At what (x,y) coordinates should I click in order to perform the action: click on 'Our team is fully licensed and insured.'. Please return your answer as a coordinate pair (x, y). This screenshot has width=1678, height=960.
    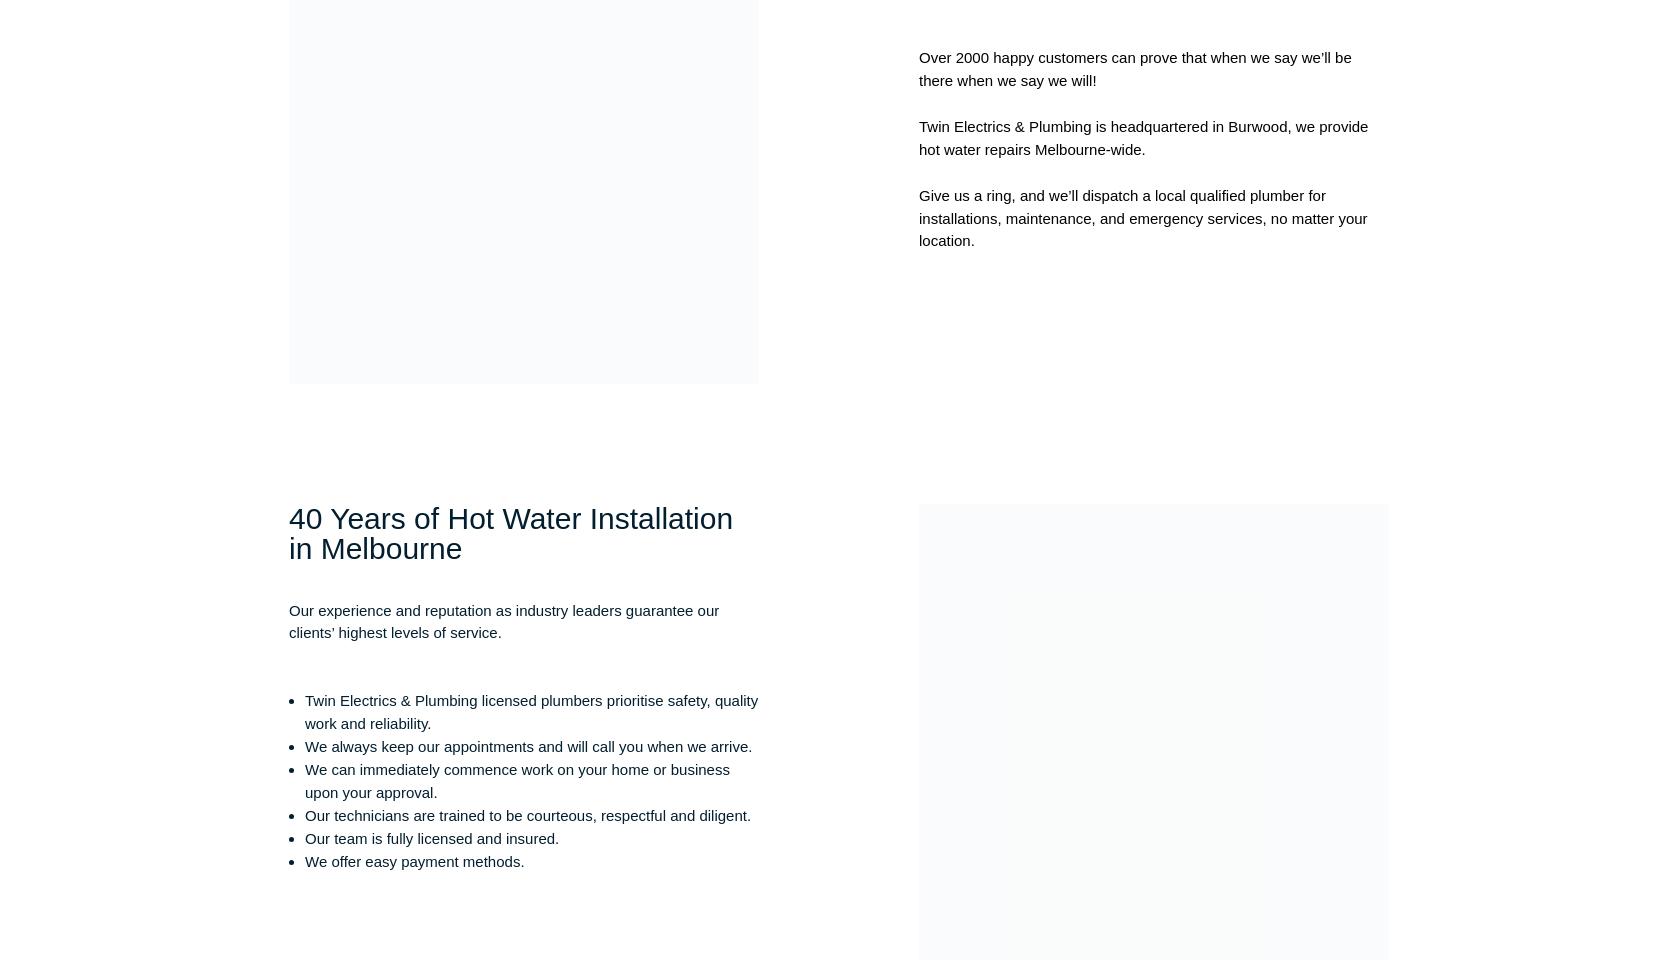
    Looking at the image, I should click on (430, 837).